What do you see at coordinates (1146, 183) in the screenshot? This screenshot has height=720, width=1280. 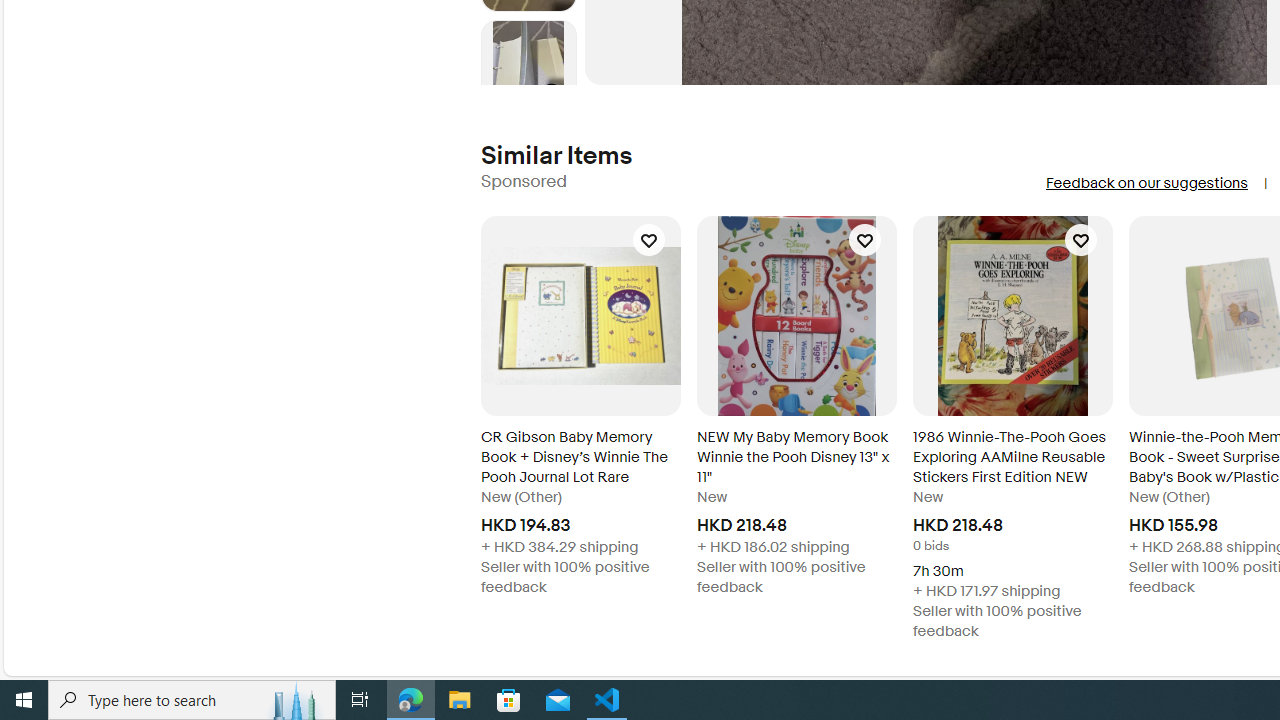 I see `'Feedback on our suggestions'` at bounding box center [1146, 183].